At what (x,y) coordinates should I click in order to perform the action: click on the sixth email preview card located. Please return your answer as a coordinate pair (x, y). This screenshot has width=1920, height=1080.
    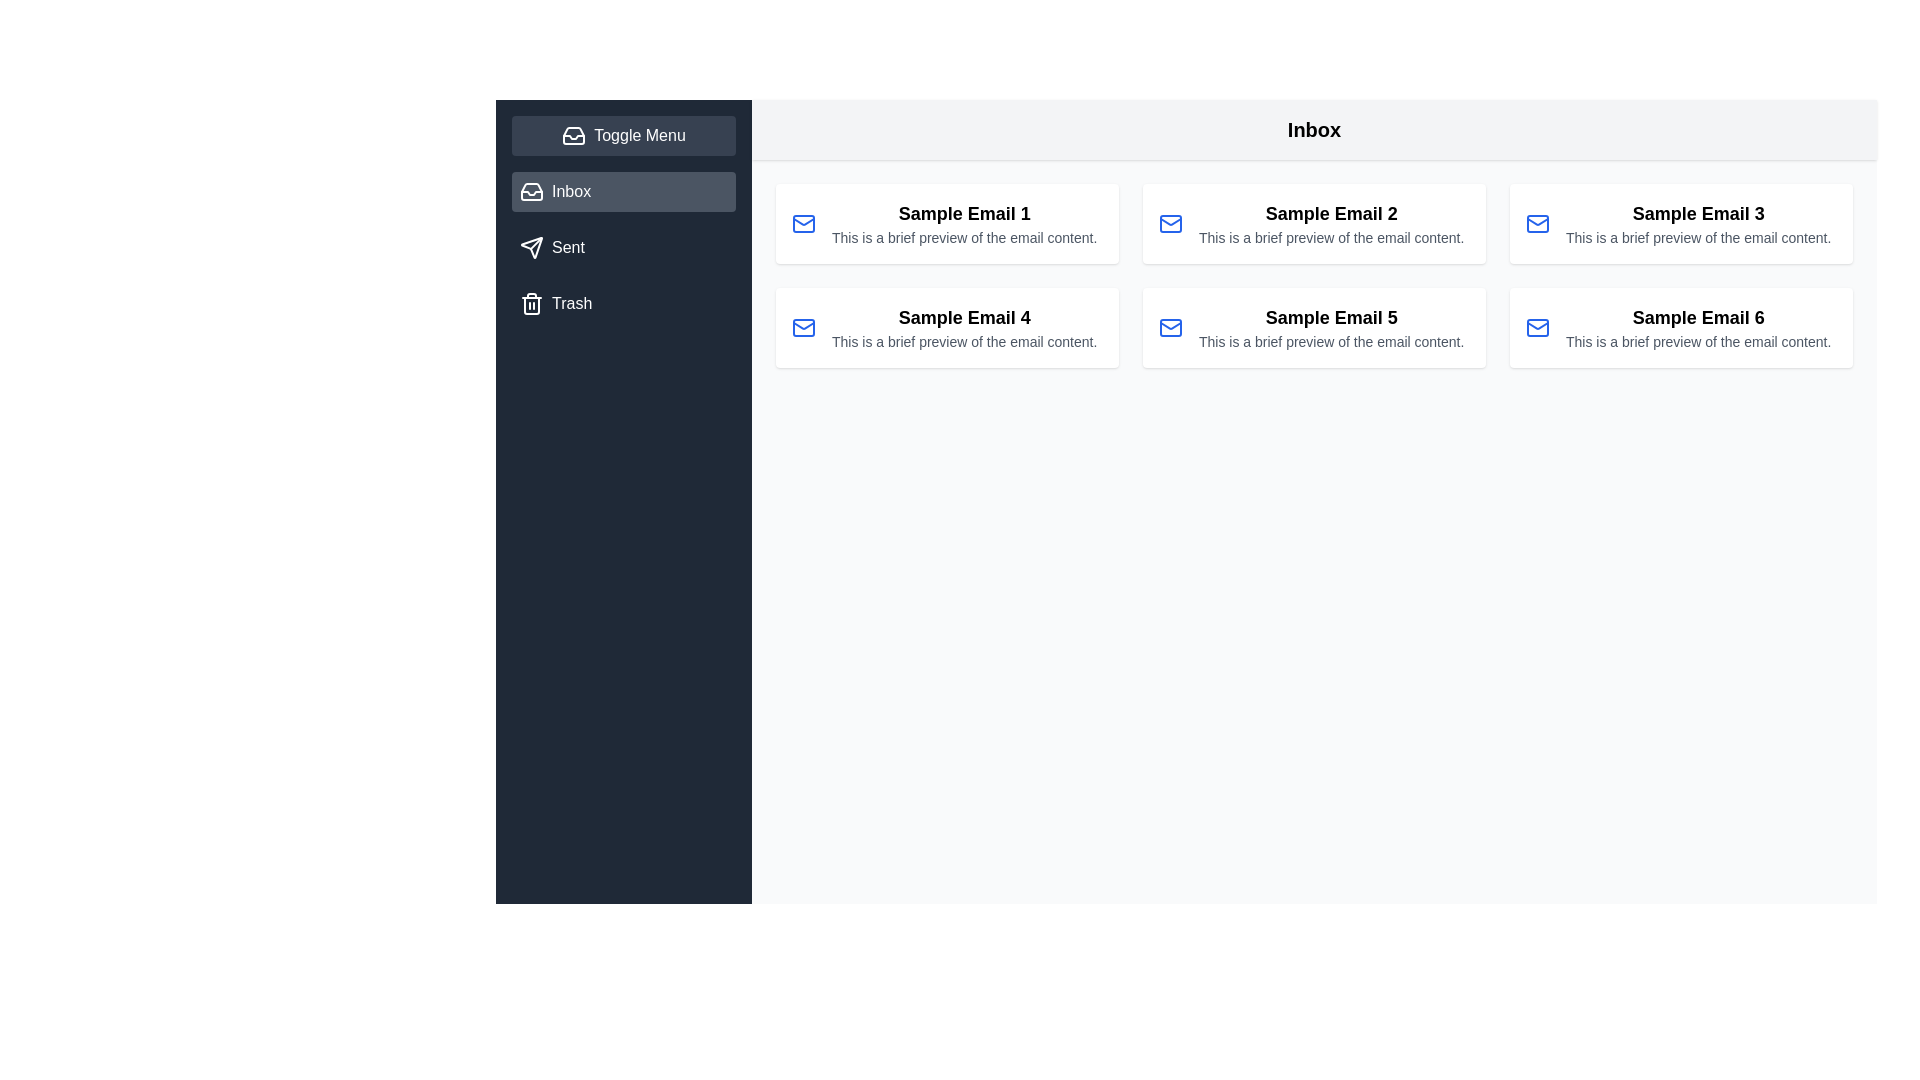
    Looking at the image, I should click on (1680, 326).